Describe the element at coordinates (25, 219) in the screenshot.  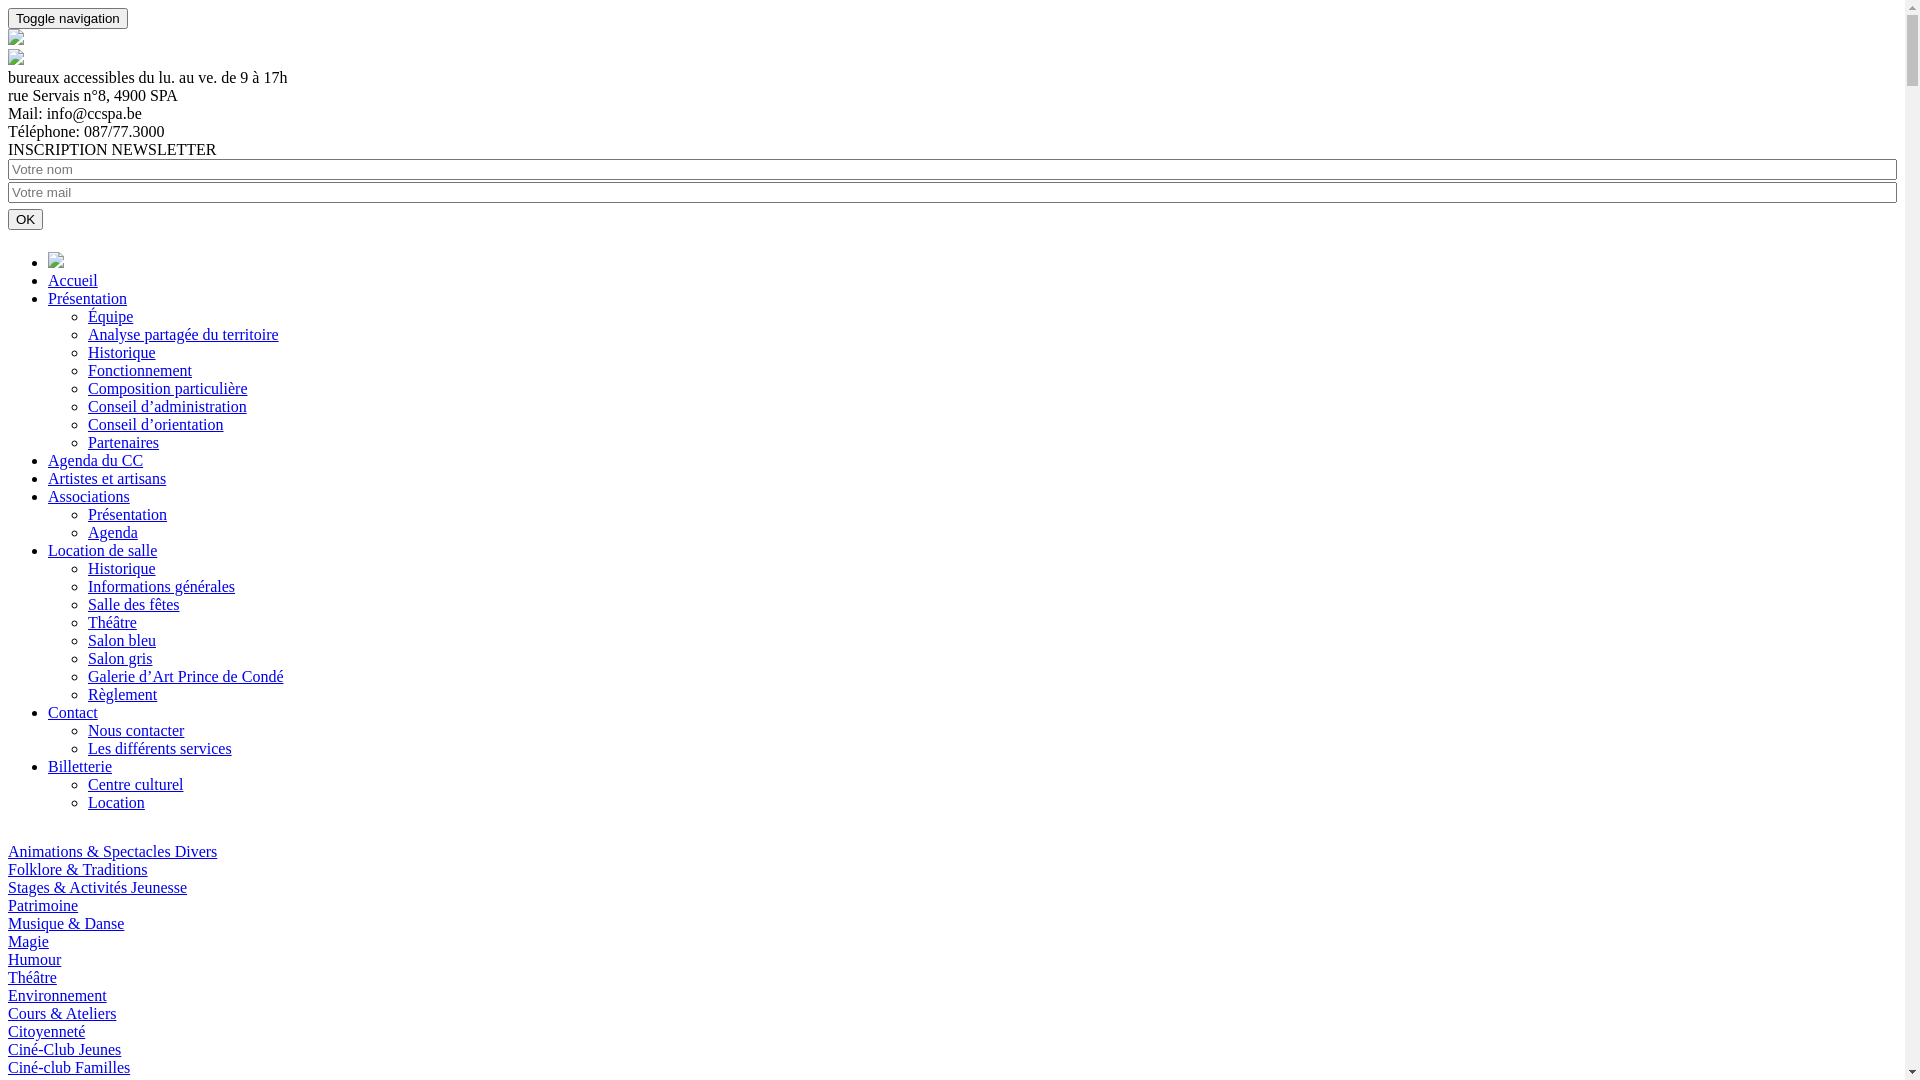
I see `'OK'` at that location.